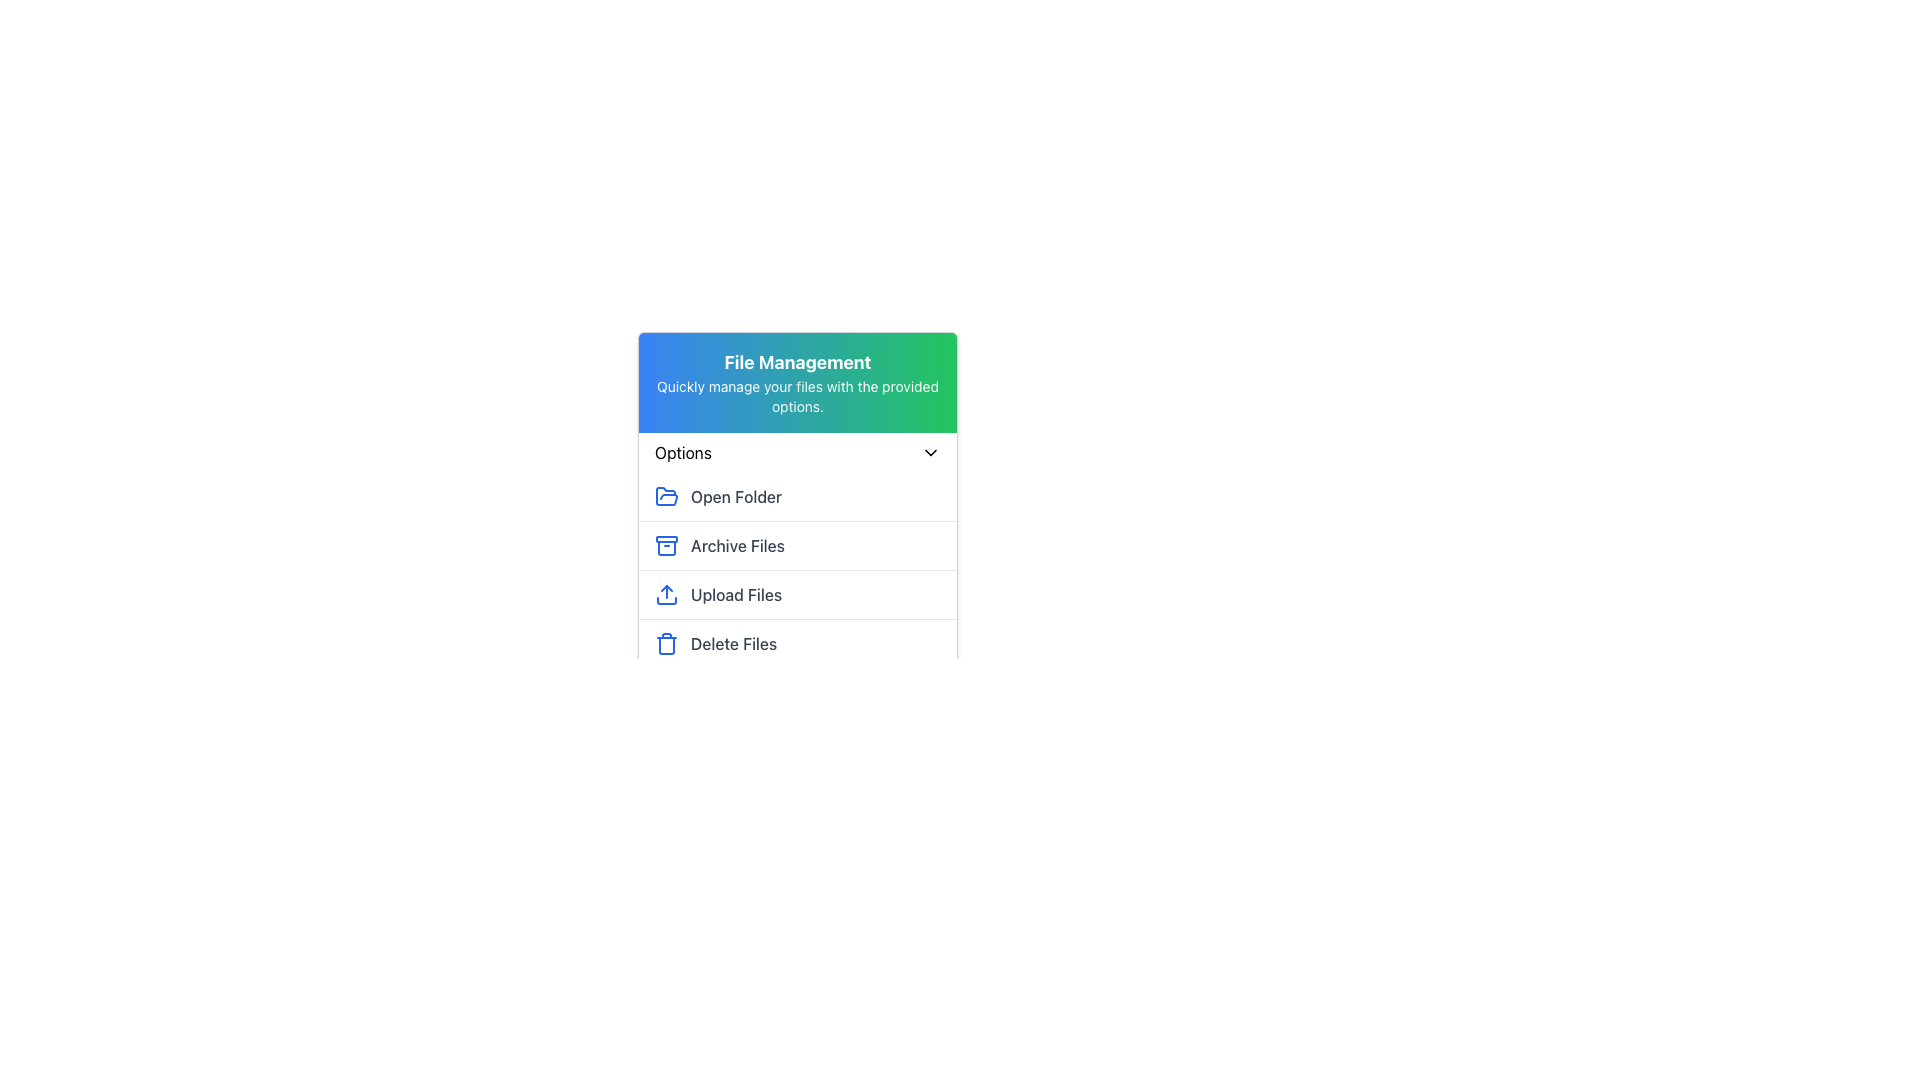 This screenshot has height=1080, width=1920. Describe the element at coordinates (667, 538) in the screenshot. I see `the thin rectangular shape with rounded corners that represents the lid of the archive box icon` at that location.